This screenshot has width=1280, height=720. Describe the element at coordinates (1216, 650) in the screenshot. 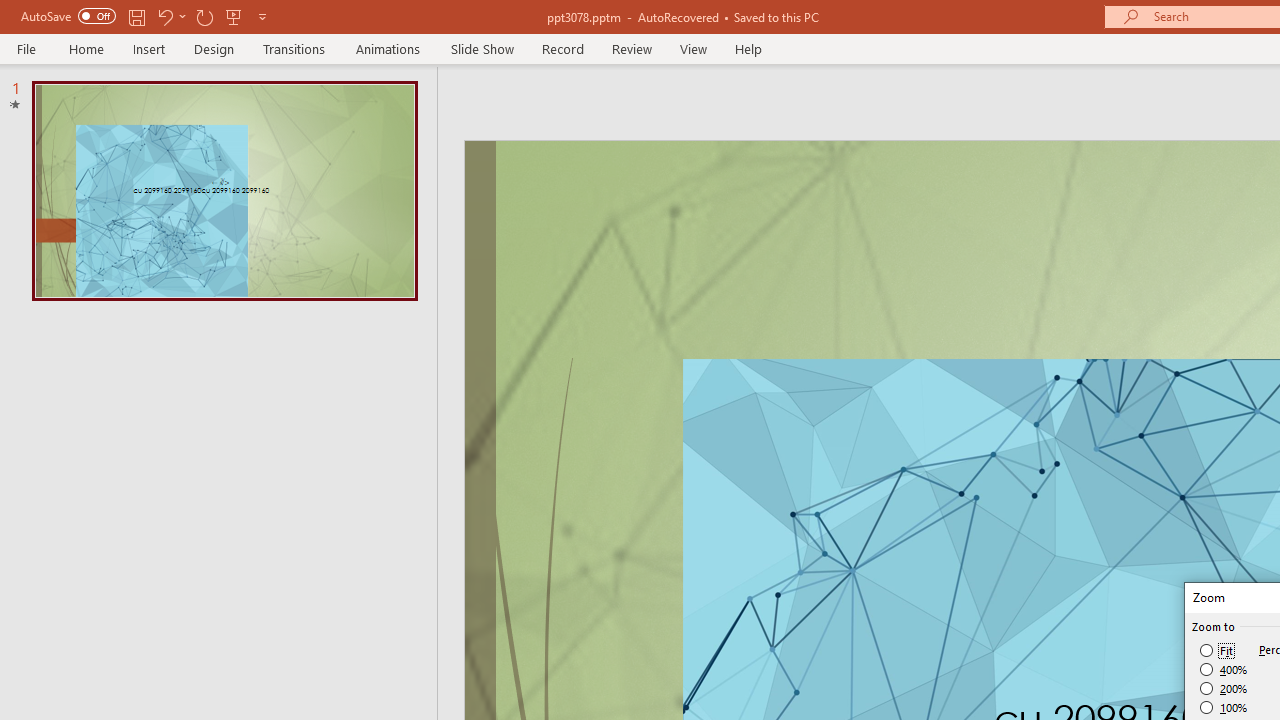

I see `'Fit'` at that location.